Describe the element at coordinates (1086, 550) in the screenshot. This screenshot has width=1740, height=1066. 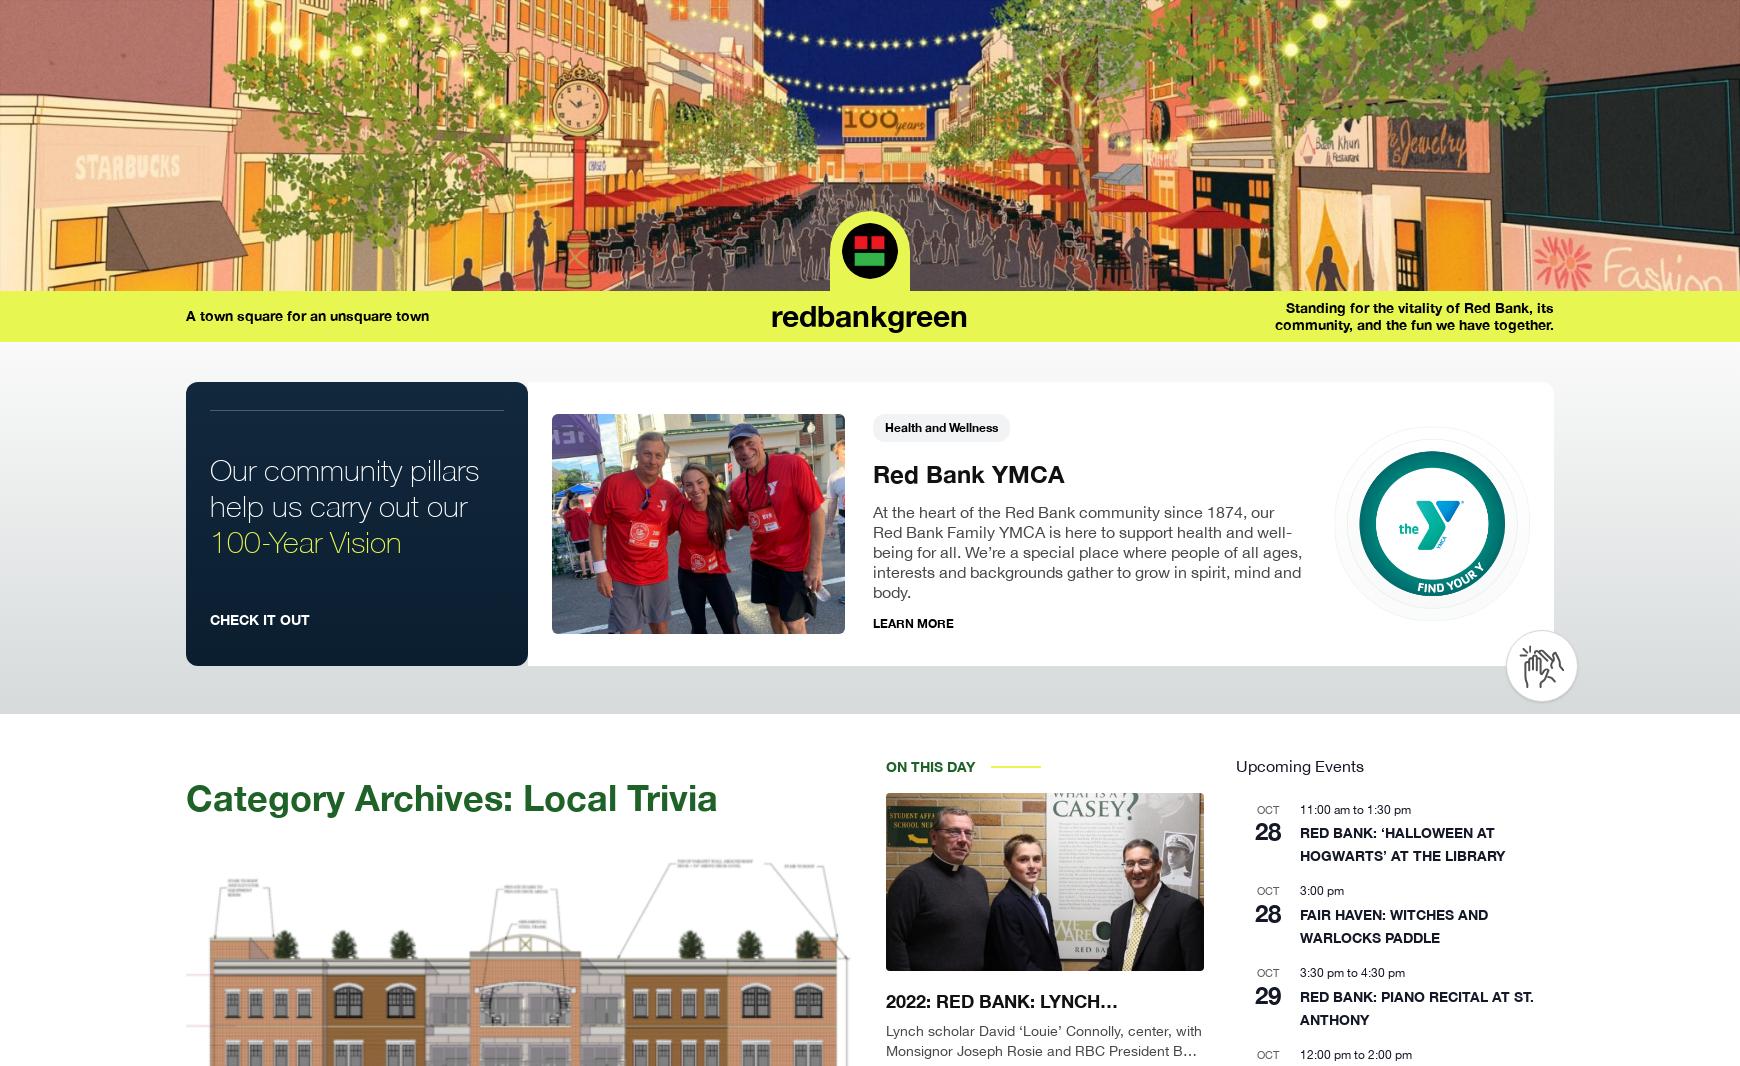
I see `'At the heart of the Red Bank community since 1874, our Red Bank Family YMCA is here to support health and well-being for all. We’re a special place where people of all ages, interests and backgrounds gather to grow in spirit, mind and body.'` at that location.